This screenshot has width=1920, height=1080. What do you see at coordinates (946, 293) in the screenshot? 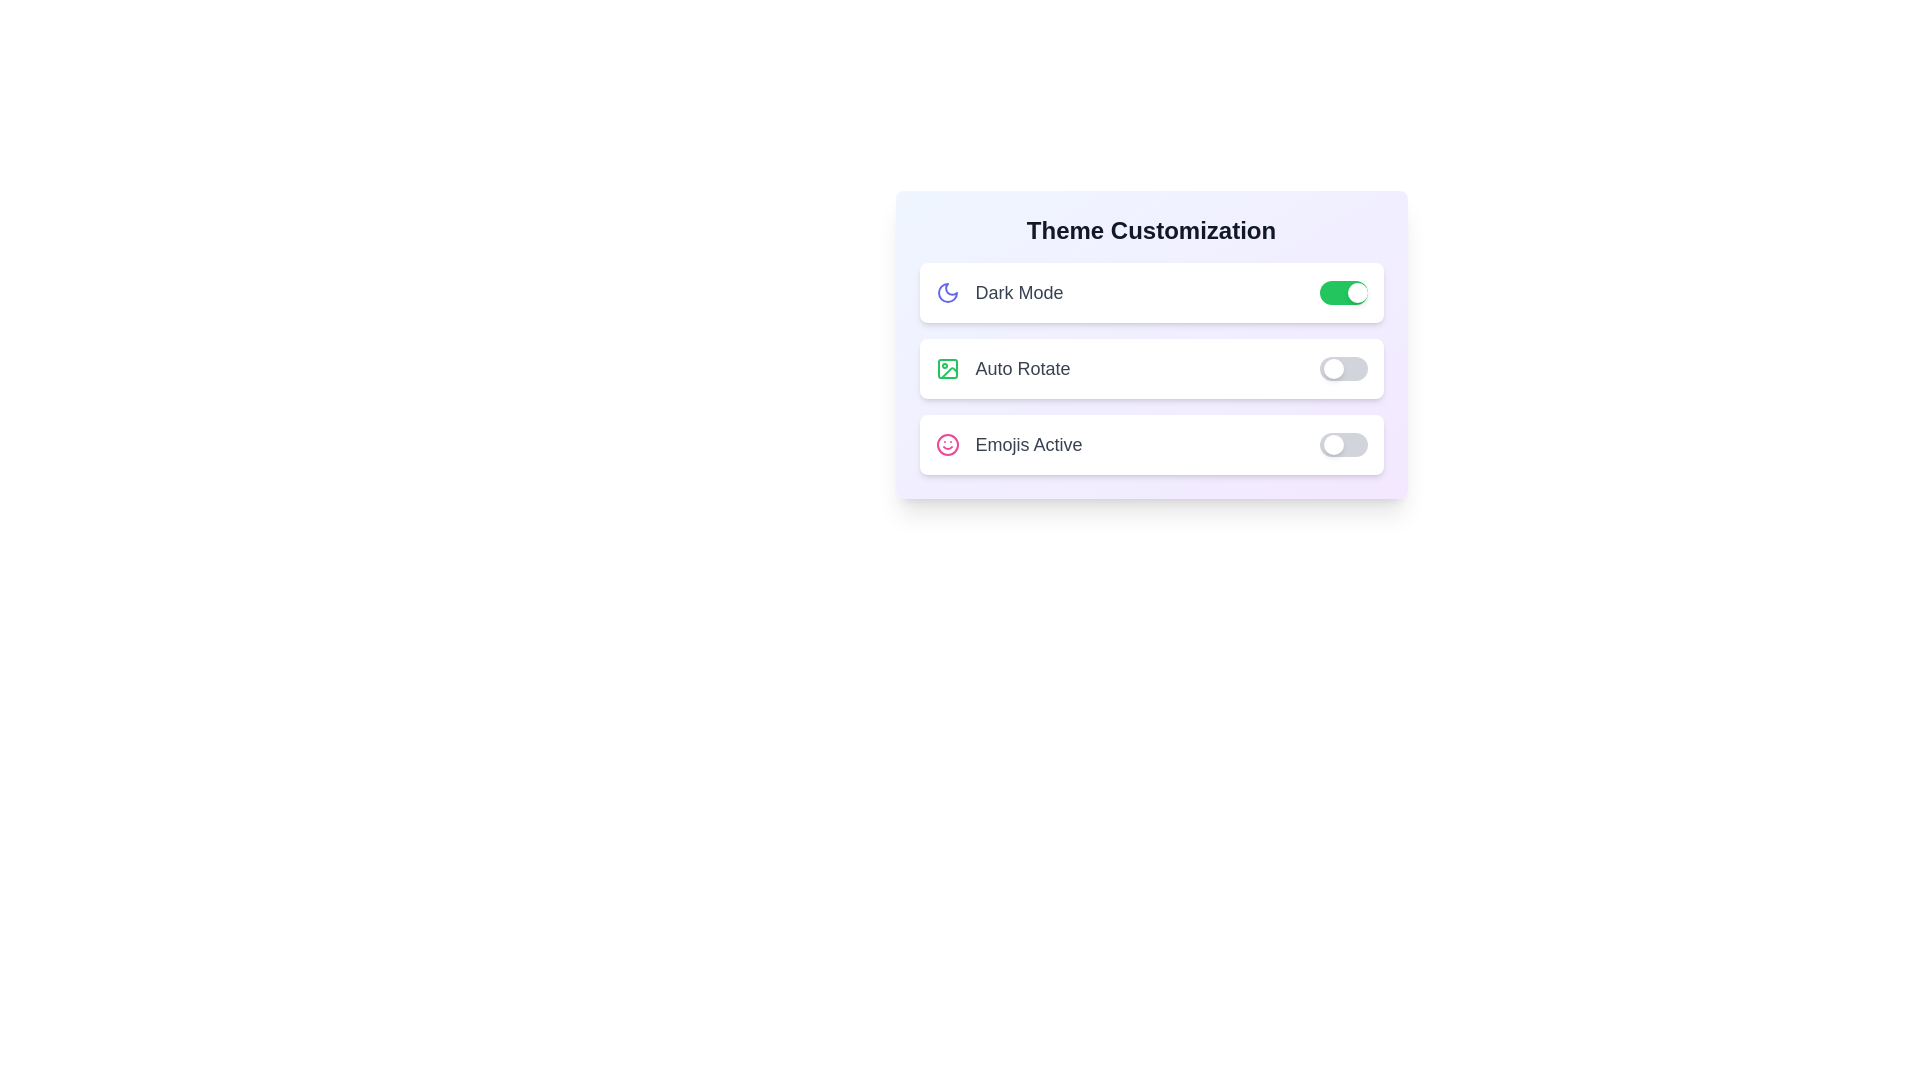
I see `the dark mode icon located to the left of the 'Dark Mode' label` at bounding box center [946, 293].